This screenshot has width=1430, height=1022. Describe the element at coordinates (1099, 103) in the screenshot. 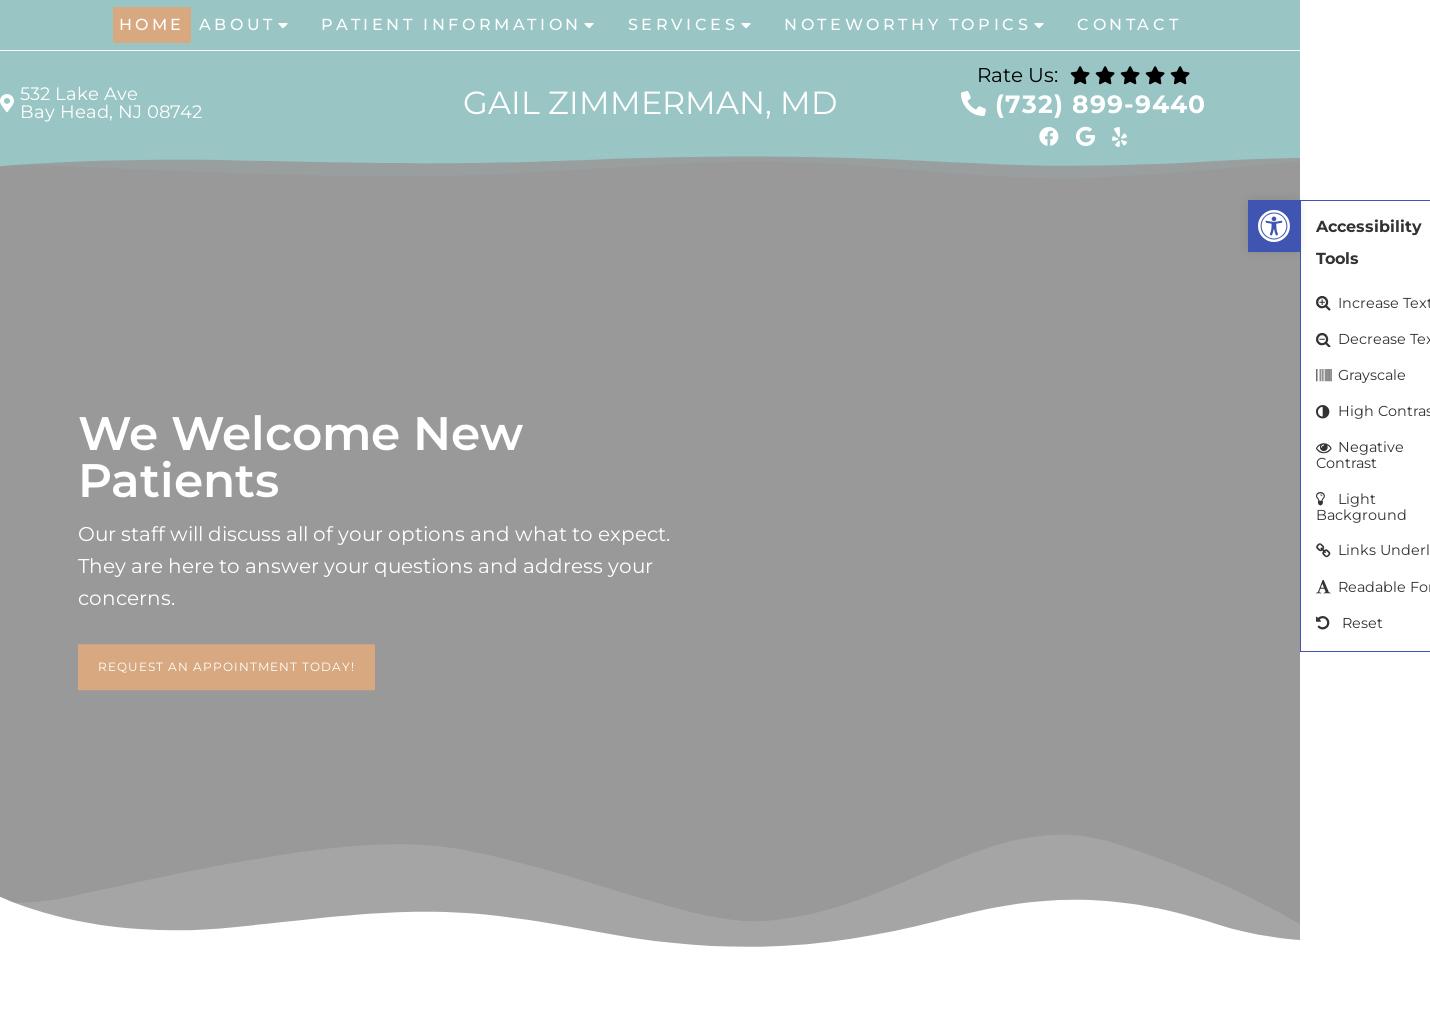

I see `'(732) 899-9440'` at that location.